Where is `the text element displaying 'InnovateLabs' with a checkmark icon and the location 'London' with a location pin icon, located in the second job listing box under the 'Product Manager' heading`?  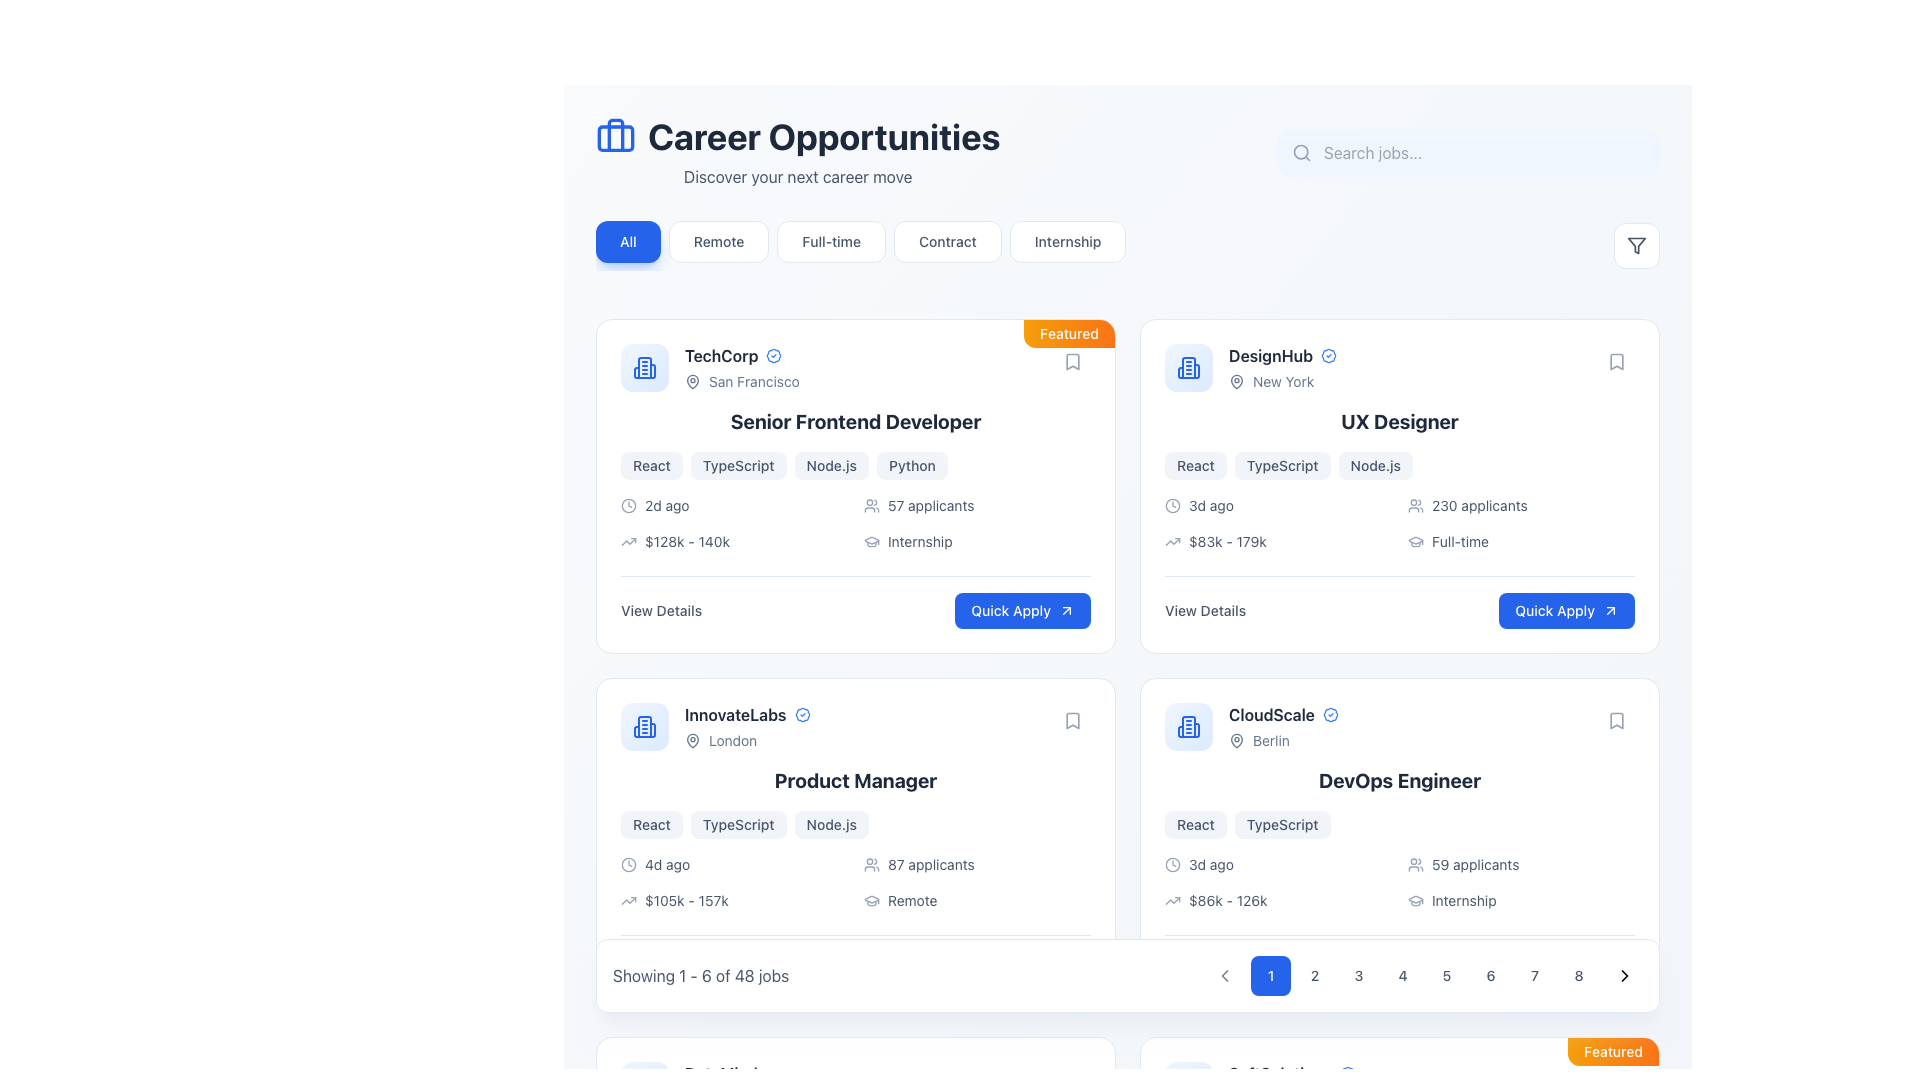 the text element displaying 'InnovateLabs' with a checkmark icon and the location 'London' with a location pin icon, located in the second job listing box under the 'Product Manager' heading is located at coordinates (746, 726).